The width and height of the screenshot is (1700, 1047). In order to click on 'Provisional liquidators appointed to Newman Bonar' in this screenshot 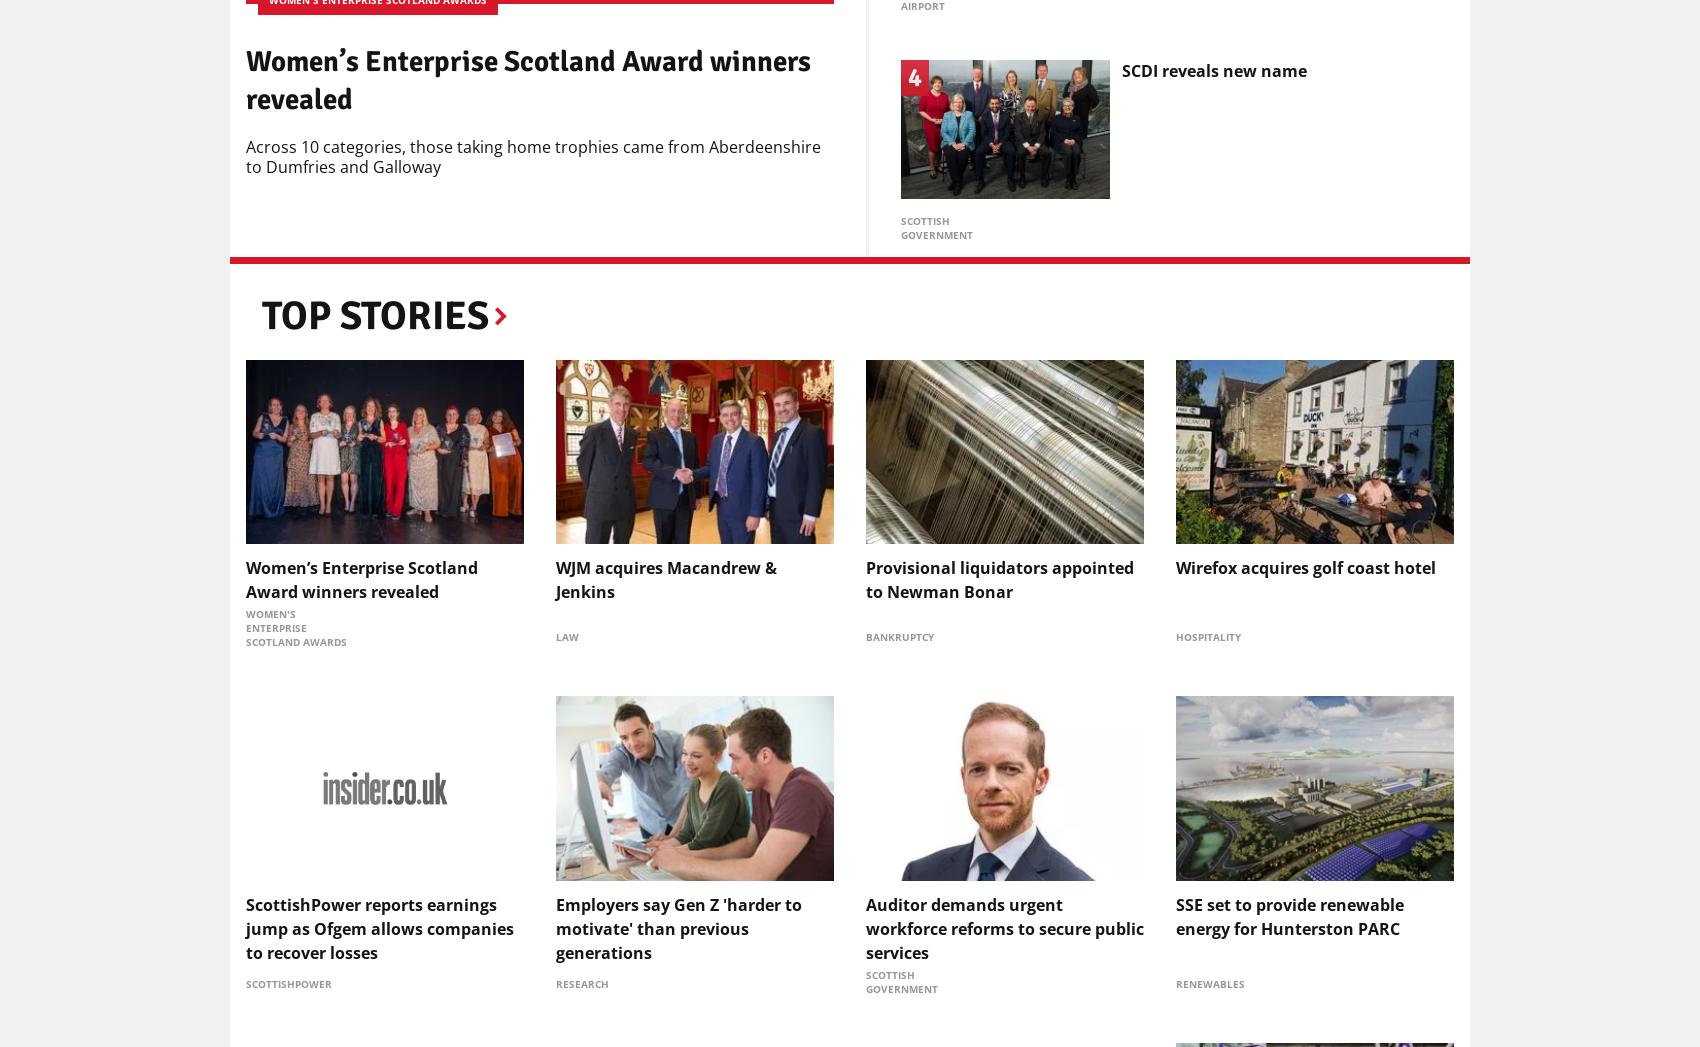, I will do `click(998, 579)`.